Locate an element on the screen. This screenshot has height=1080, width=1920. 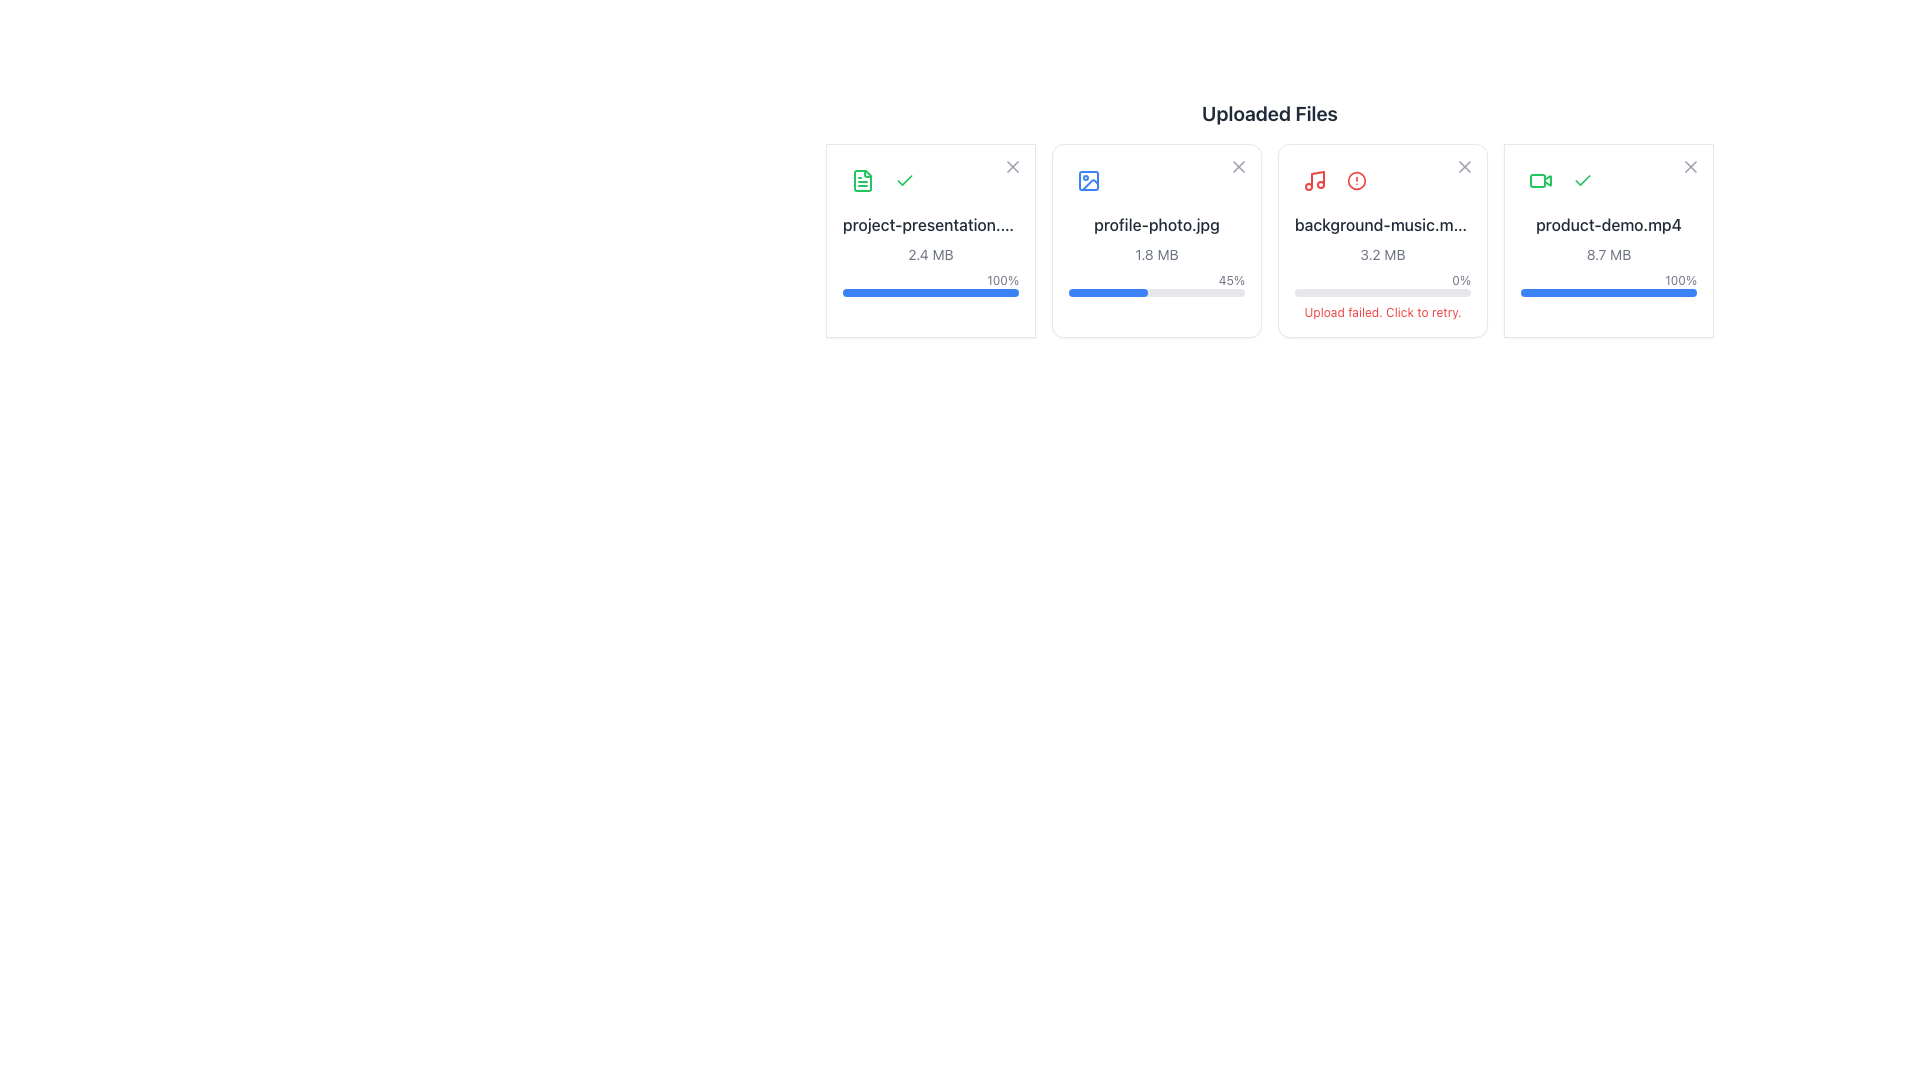
the third card element representing a failed file upload is located at coordinates (1381, 265).